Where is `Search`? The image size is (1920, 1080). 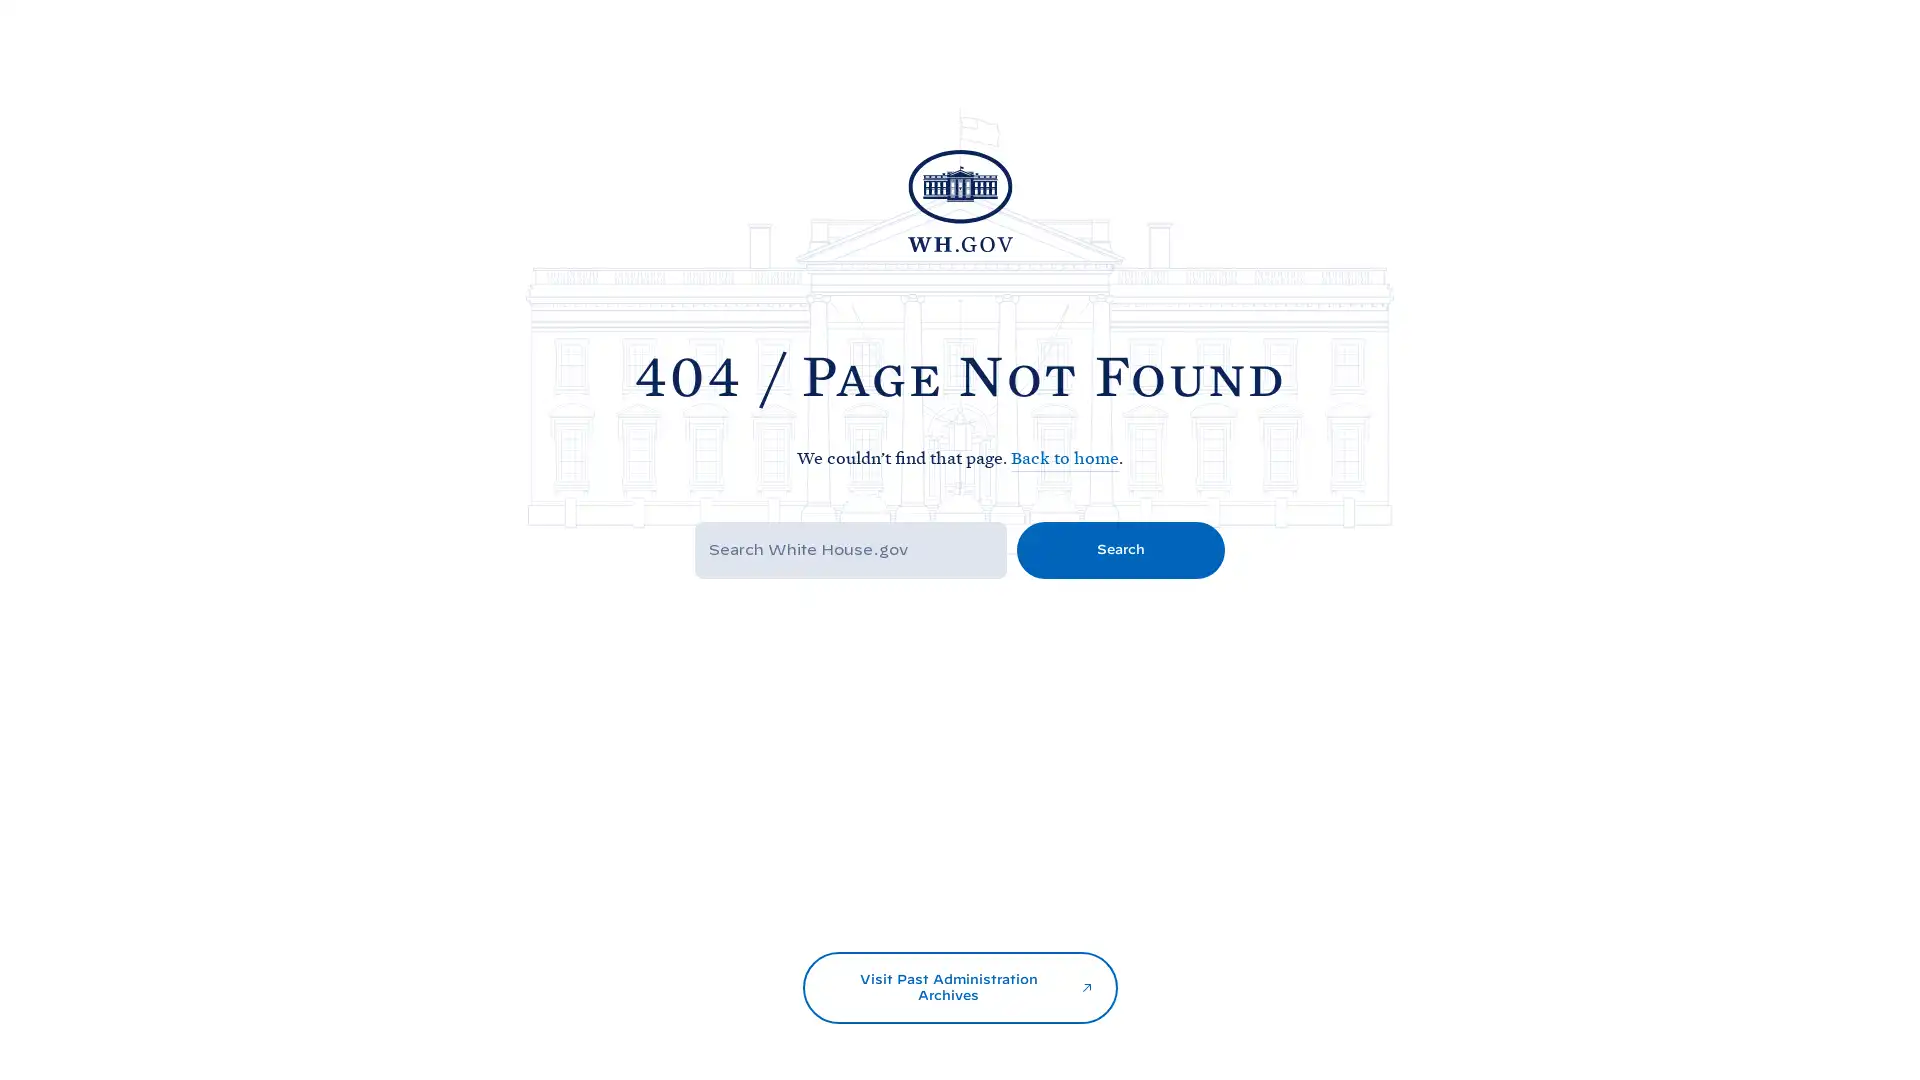 Search is located at coordinates (1120, 549).